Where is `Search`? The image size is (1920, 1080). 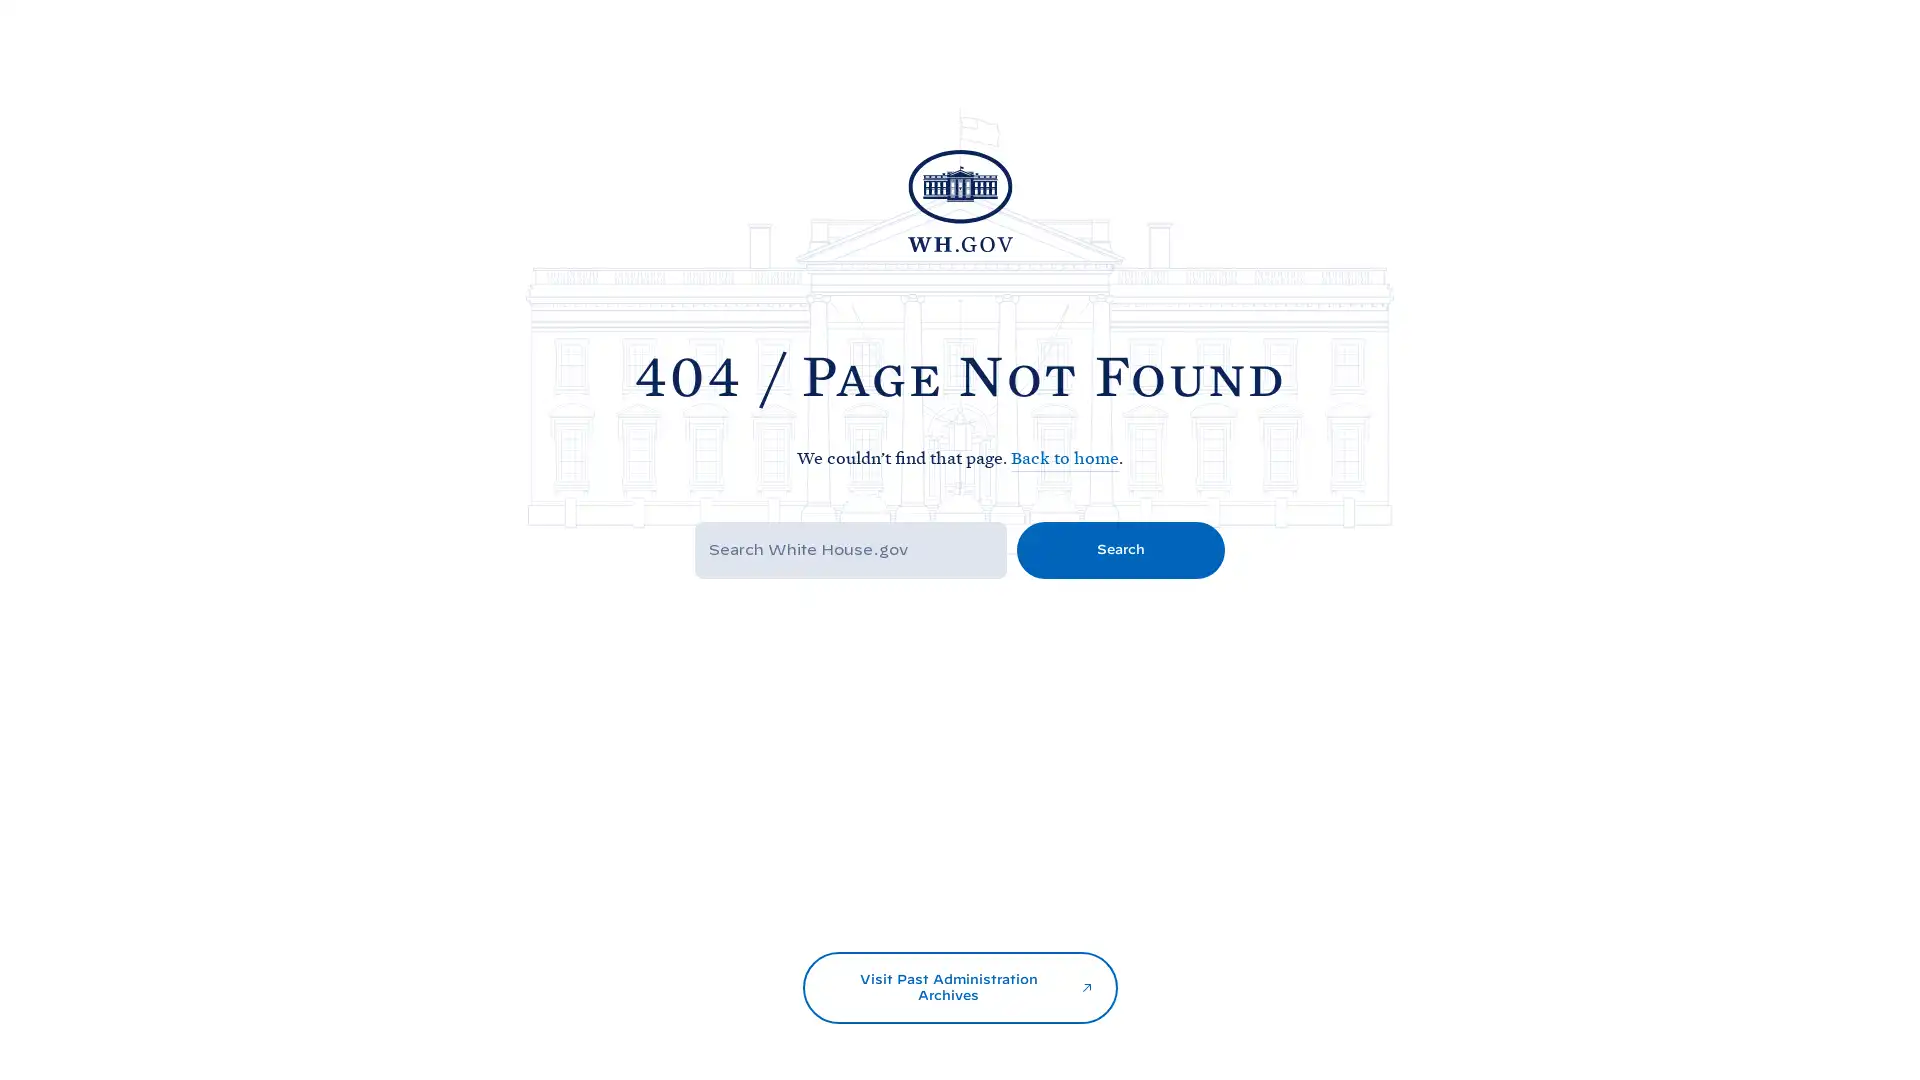 Search is located at coordinates (1120, 549).